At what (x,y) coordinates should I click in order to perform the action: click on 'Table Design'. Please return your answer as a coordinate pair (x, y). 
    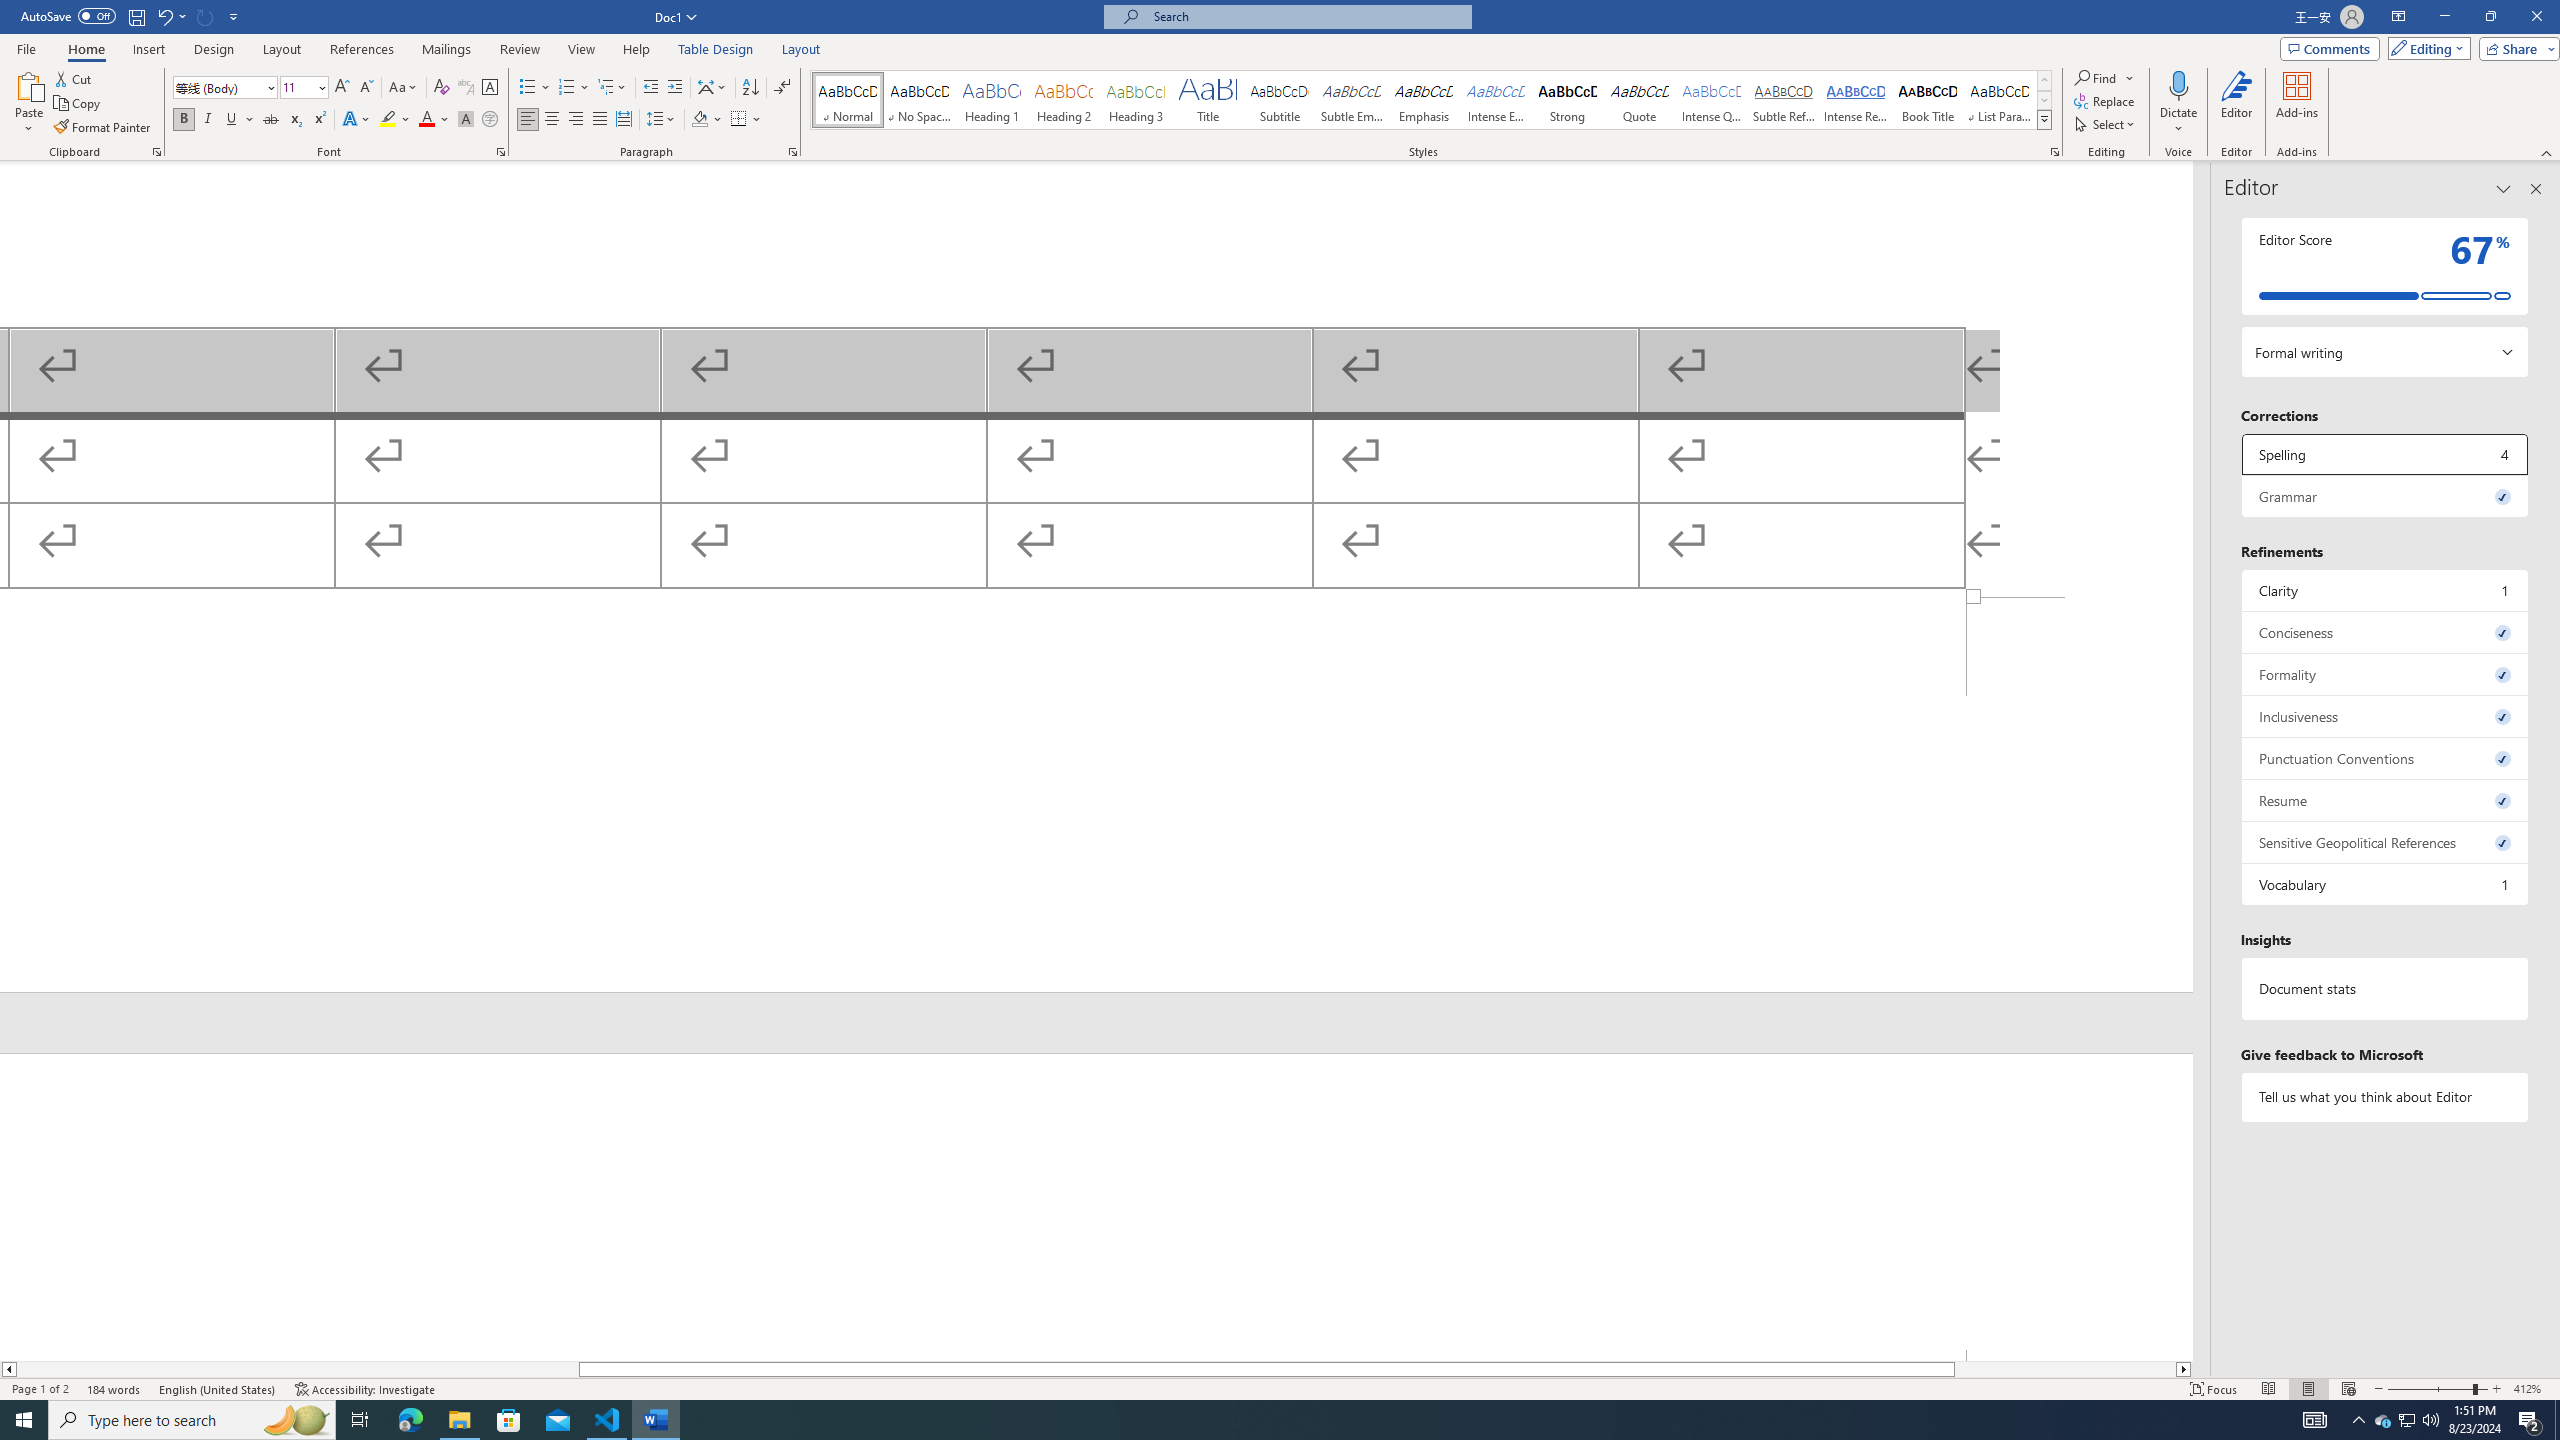
    Looking at the image, I should click on (716, 49).